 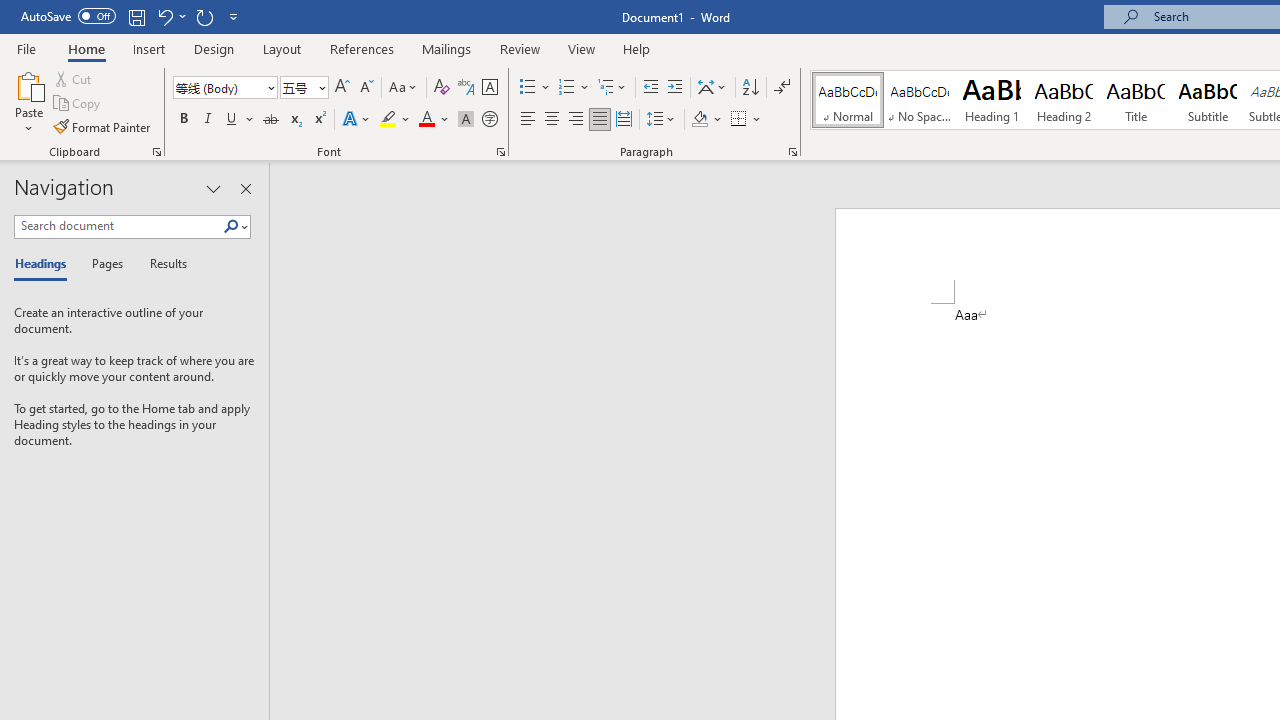 I want to click on 'Repeat Typing', so click(x=204, y=16).